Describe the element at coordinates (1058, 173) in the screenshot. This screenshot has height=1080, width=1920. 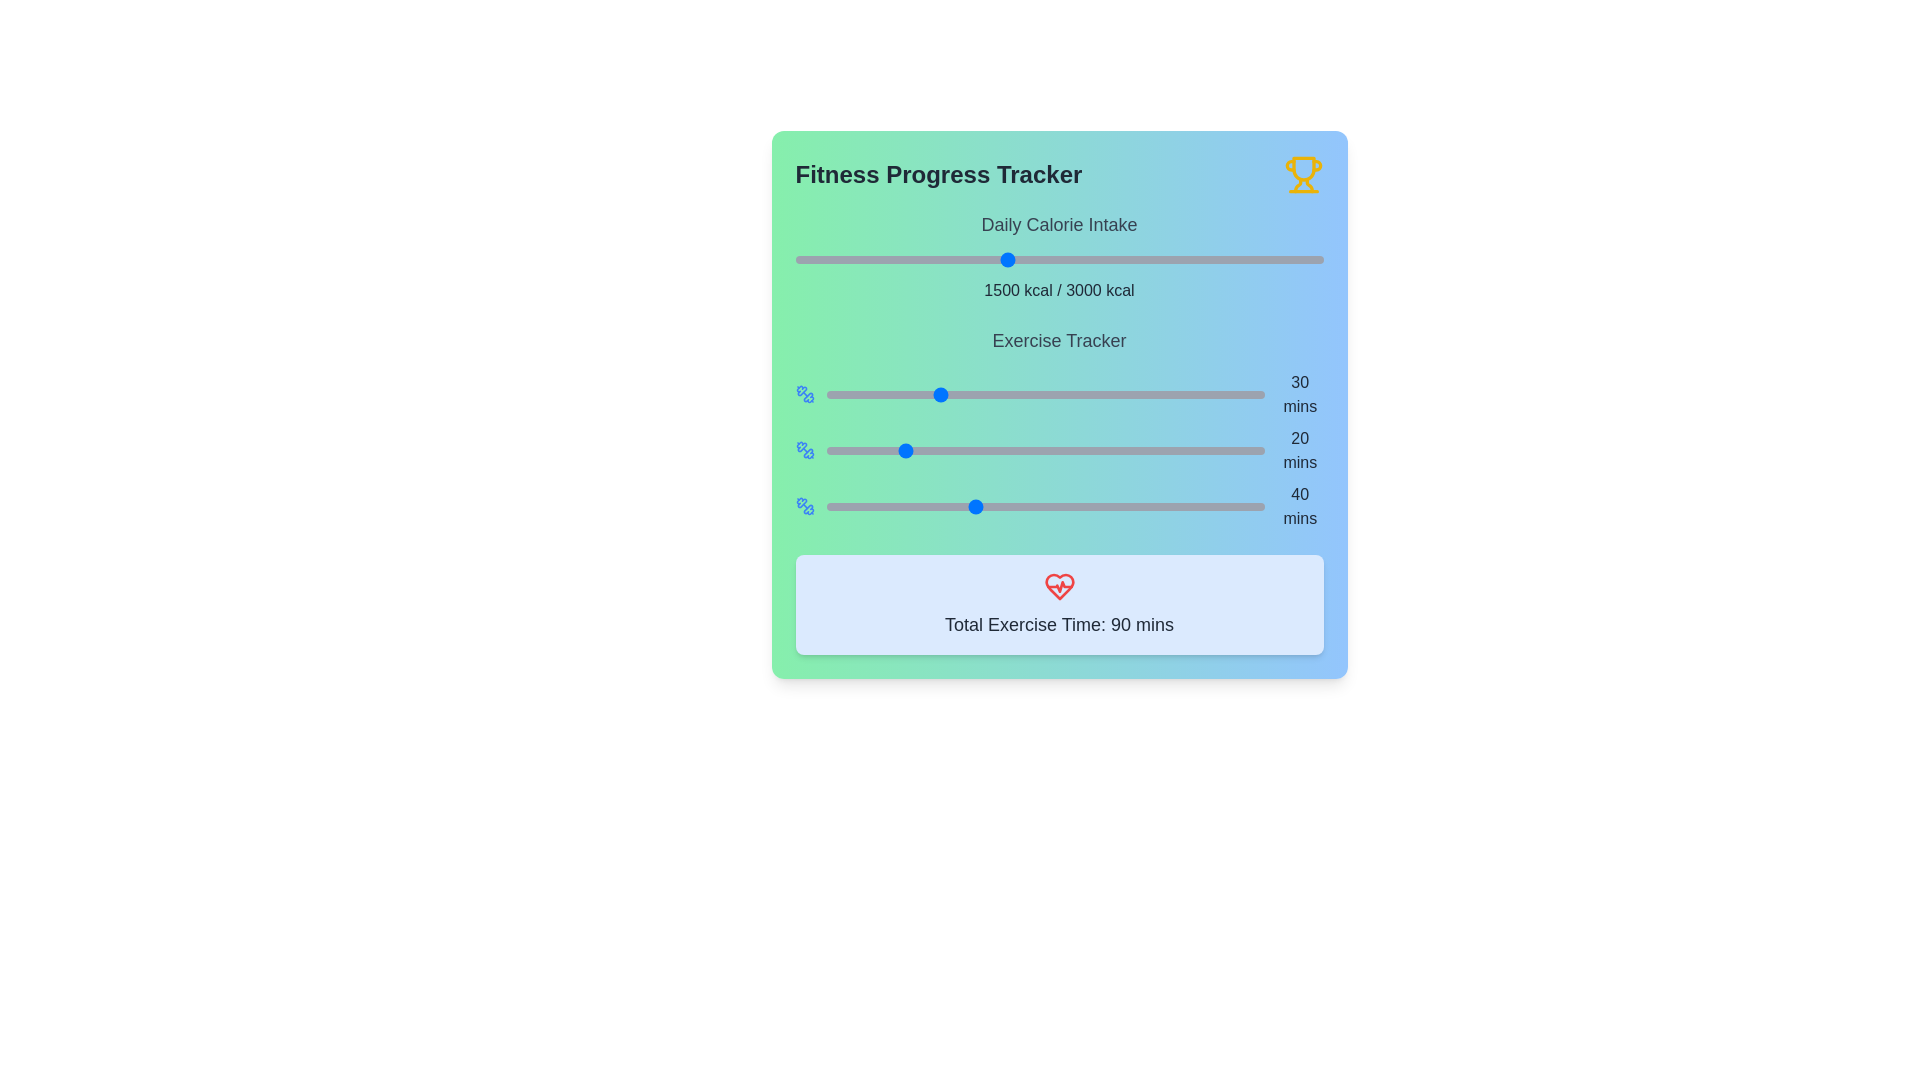
I see `the title text 'Fitness Progress Tracker'` at that location.